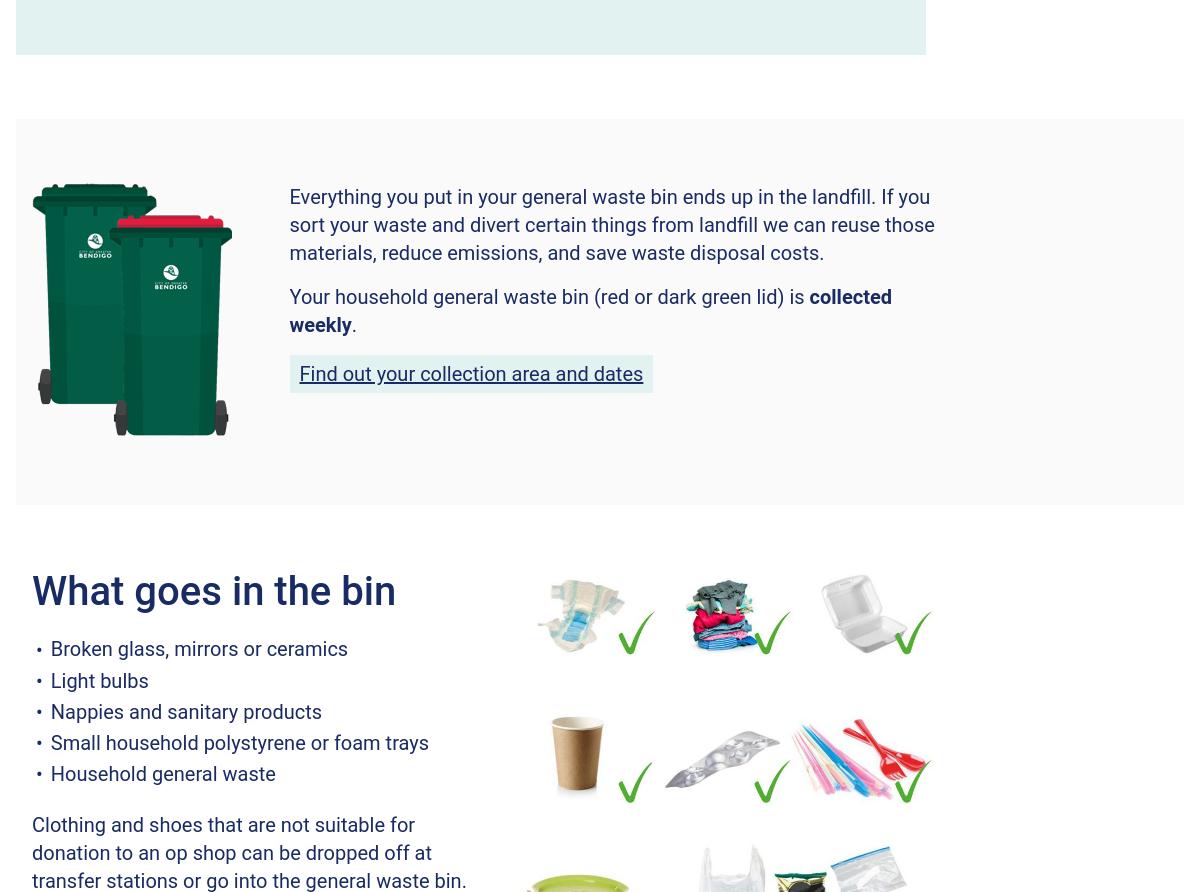  I want to click on 'Nappies and sanitary products', so click(185, 711).